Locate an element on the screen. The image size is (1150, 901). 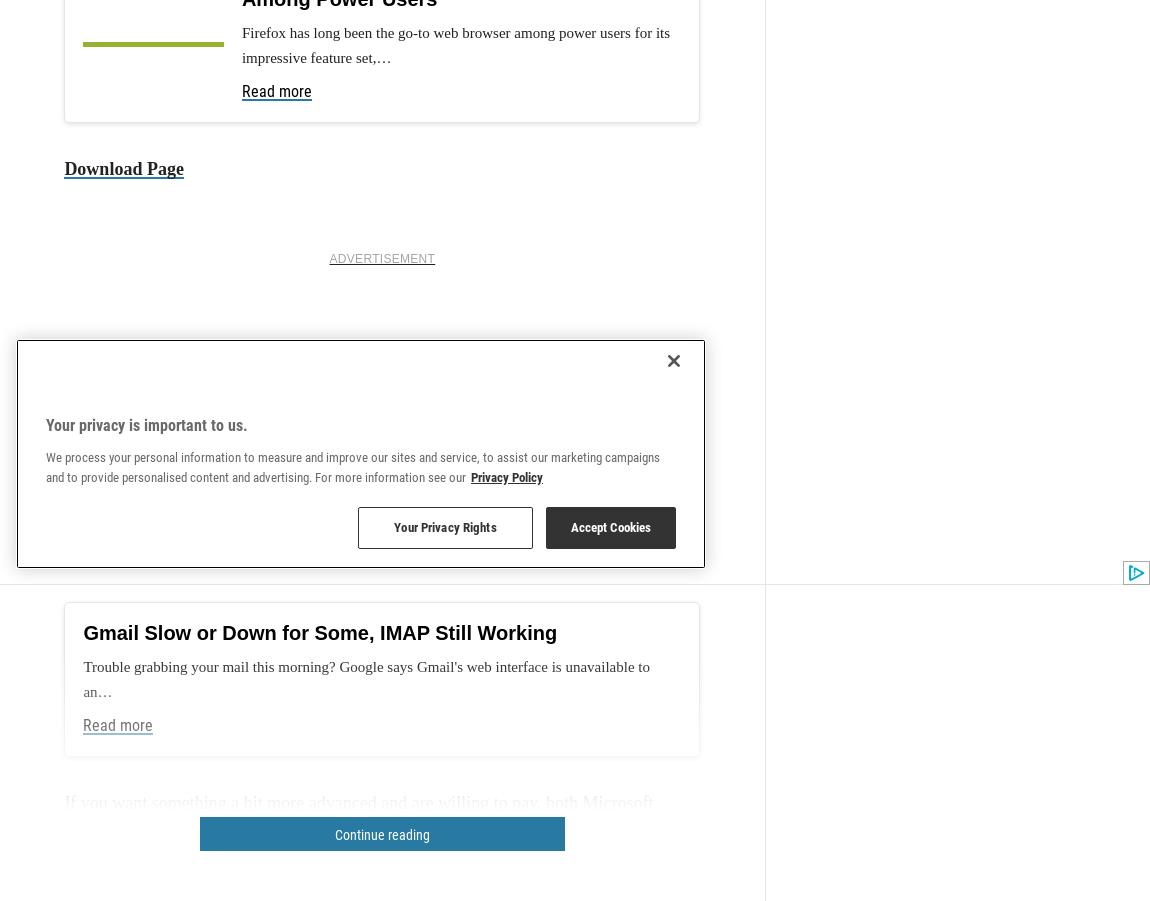
'If you don't like Dropbox or have problems with it's recent' is located at coordinates (276, 643).